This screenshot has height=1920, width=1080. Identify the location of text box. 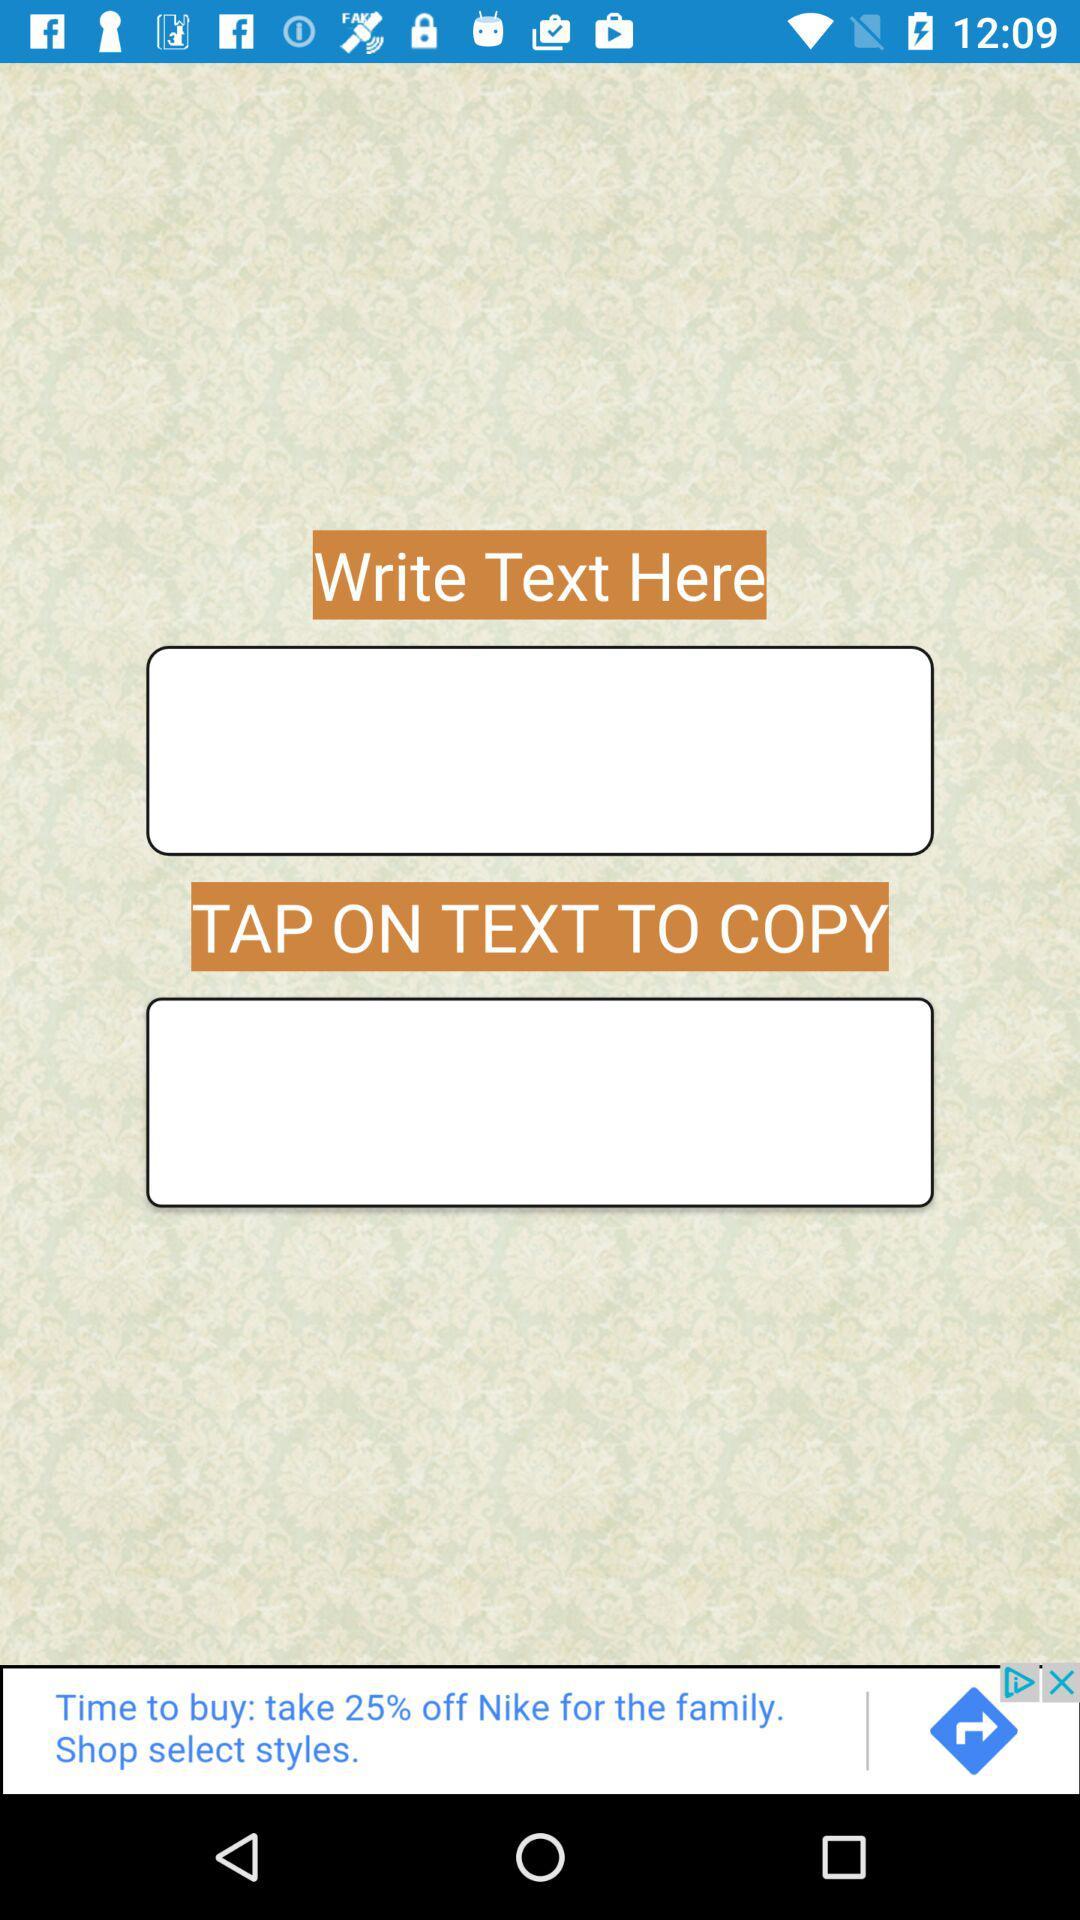
(540, 749).